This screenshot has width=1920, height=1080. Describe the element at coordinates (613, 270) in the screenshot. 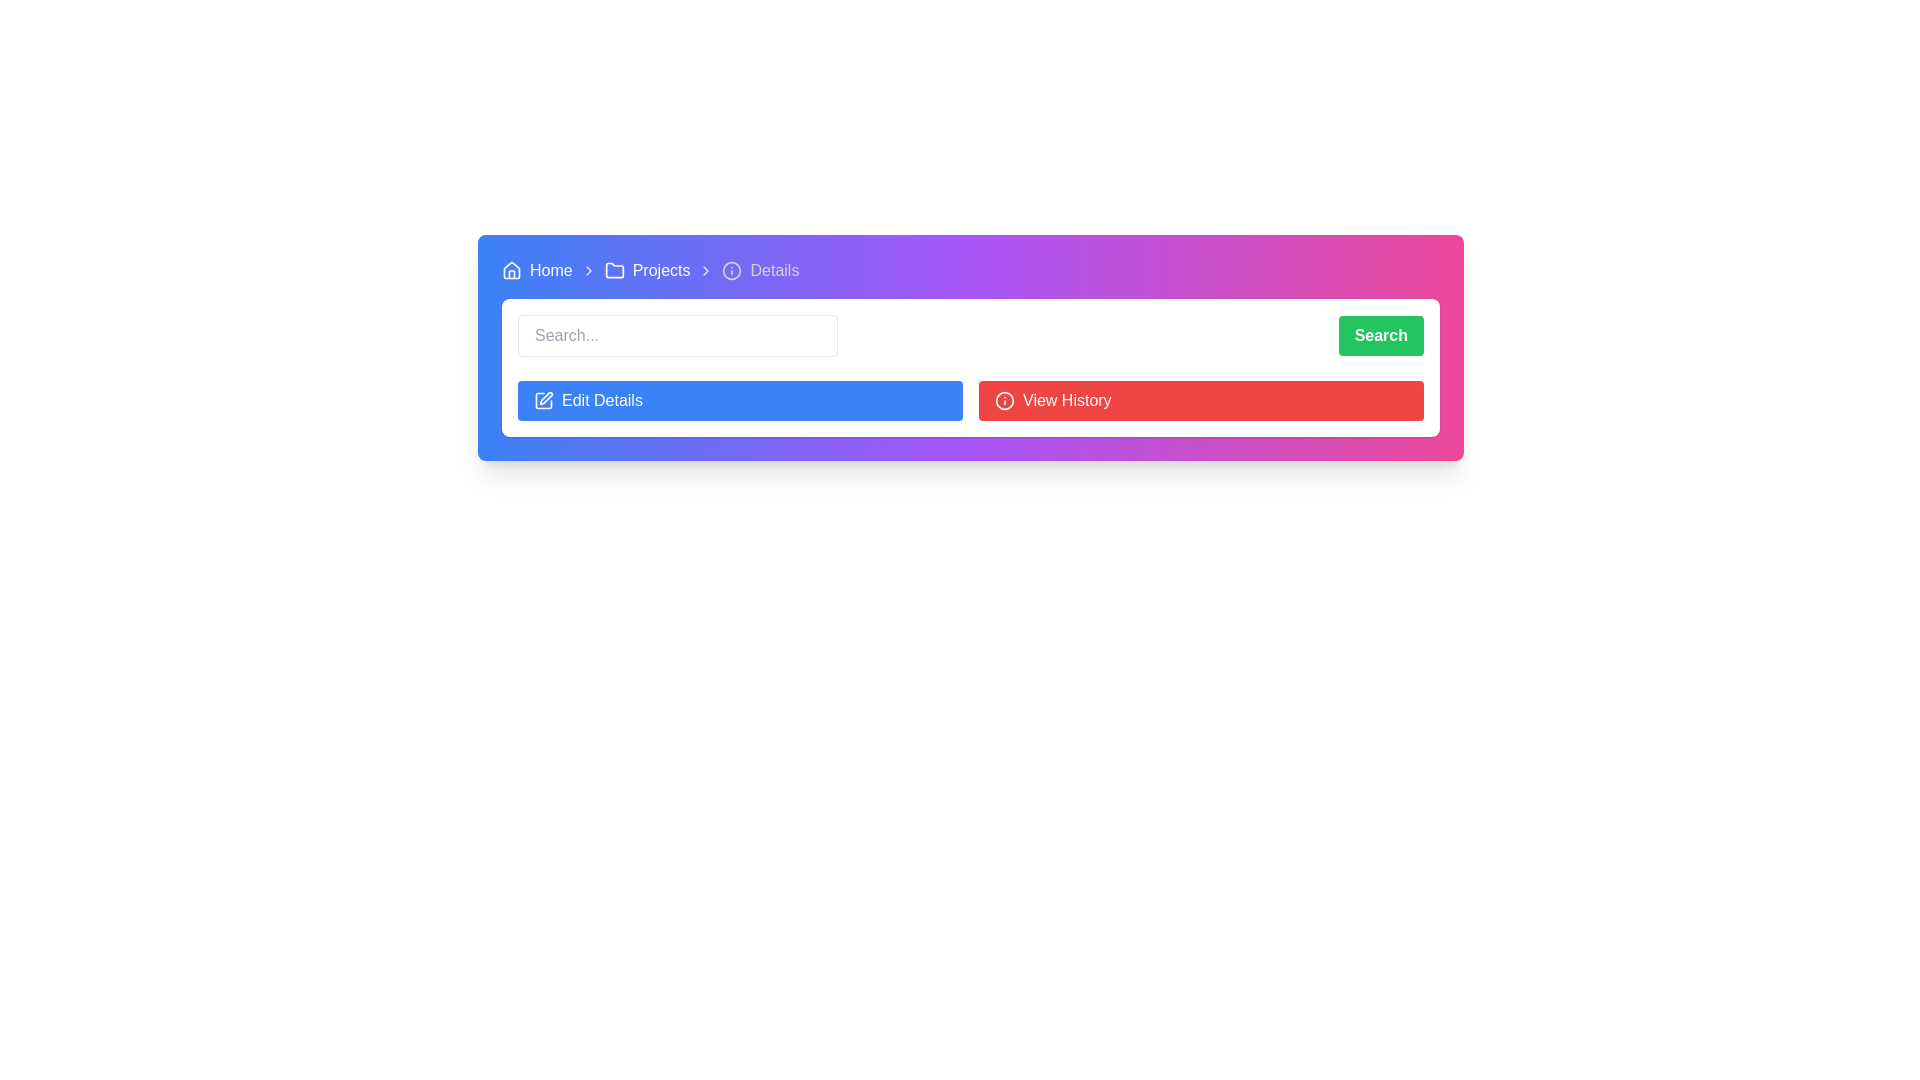

I see `the folder icon representing the 'Projects' section in the breadcrumb navigation bar, located between 'Home' and 'Projects'` at that location.